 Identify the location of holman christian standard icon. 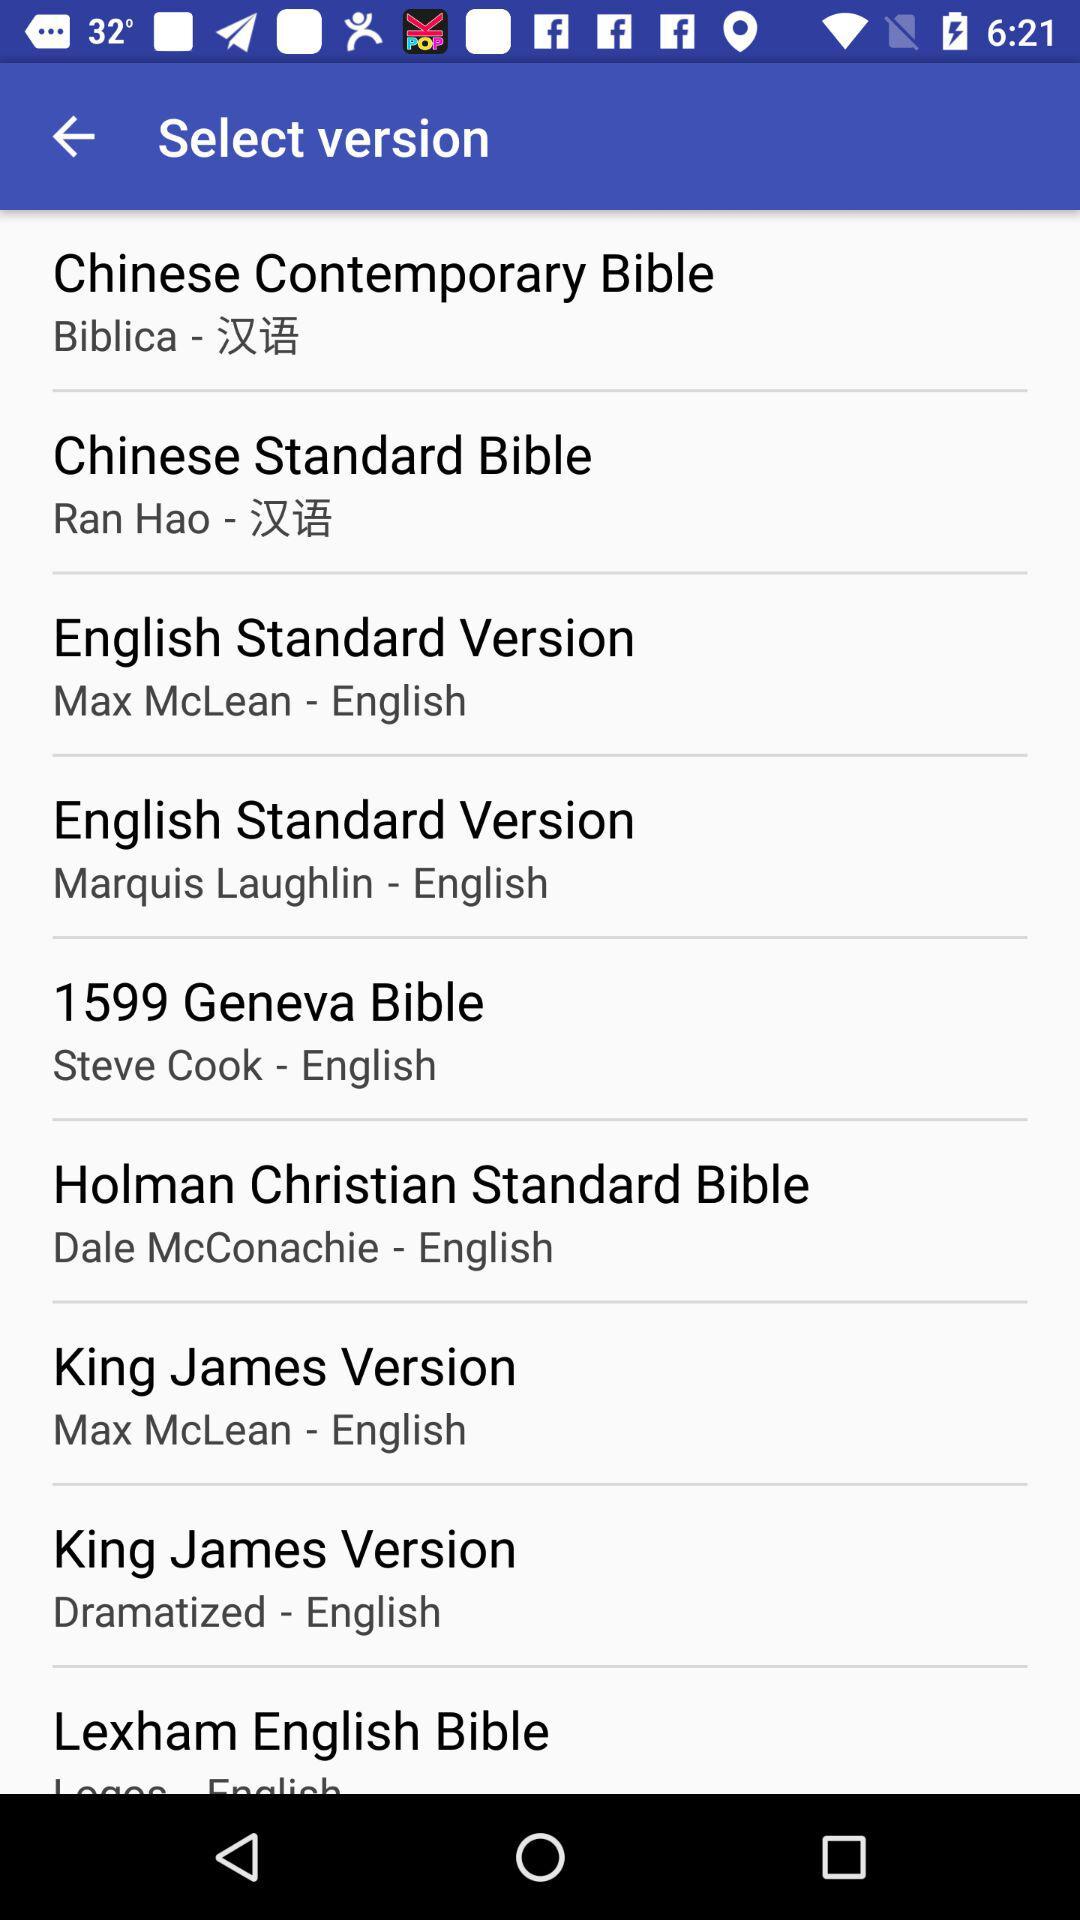
(540, 1182).